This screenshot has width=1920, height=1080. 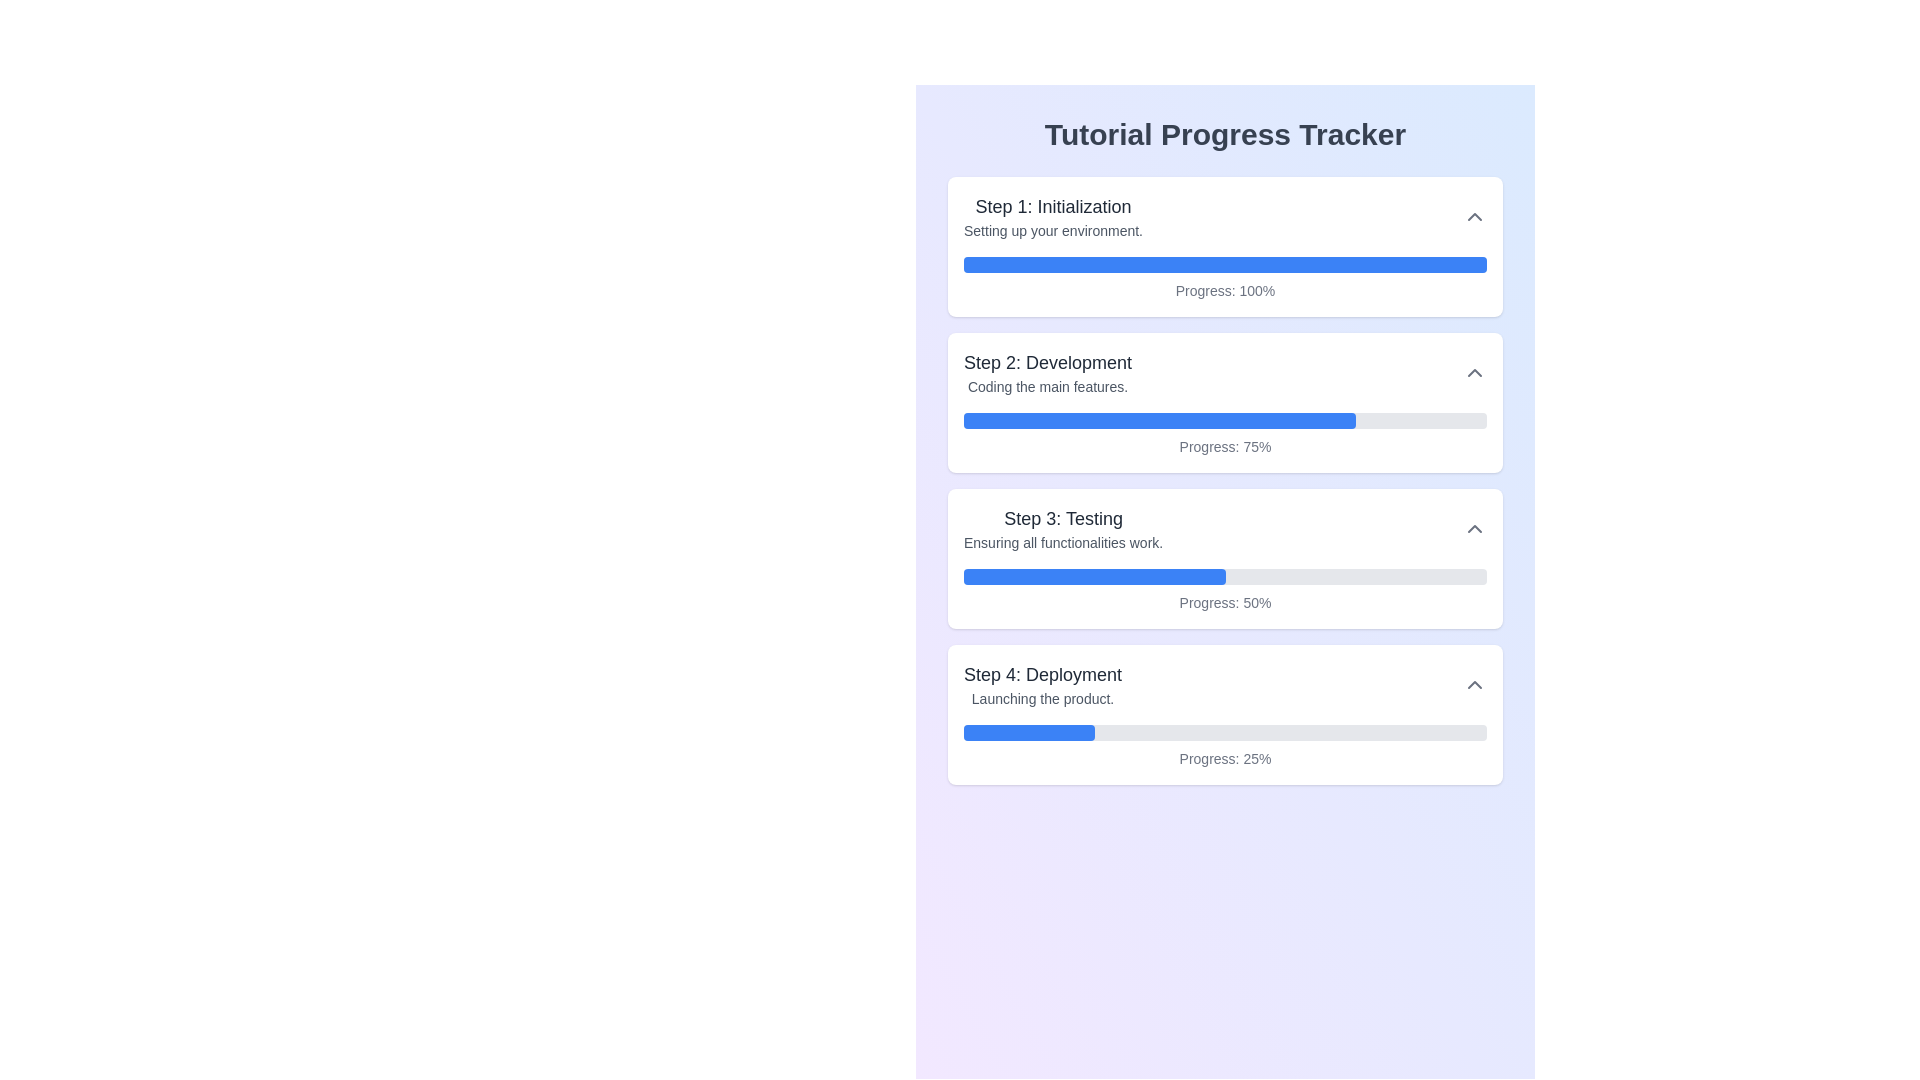 What do you see at coordinates (1047, 362) in the screenshot?
I see `the text label reading 'Step 2: Development' which is styled prominently in gray with a bold and larger font, indicating its importance as a title within the progress tracker interface` at bounding box center [1047, 362].